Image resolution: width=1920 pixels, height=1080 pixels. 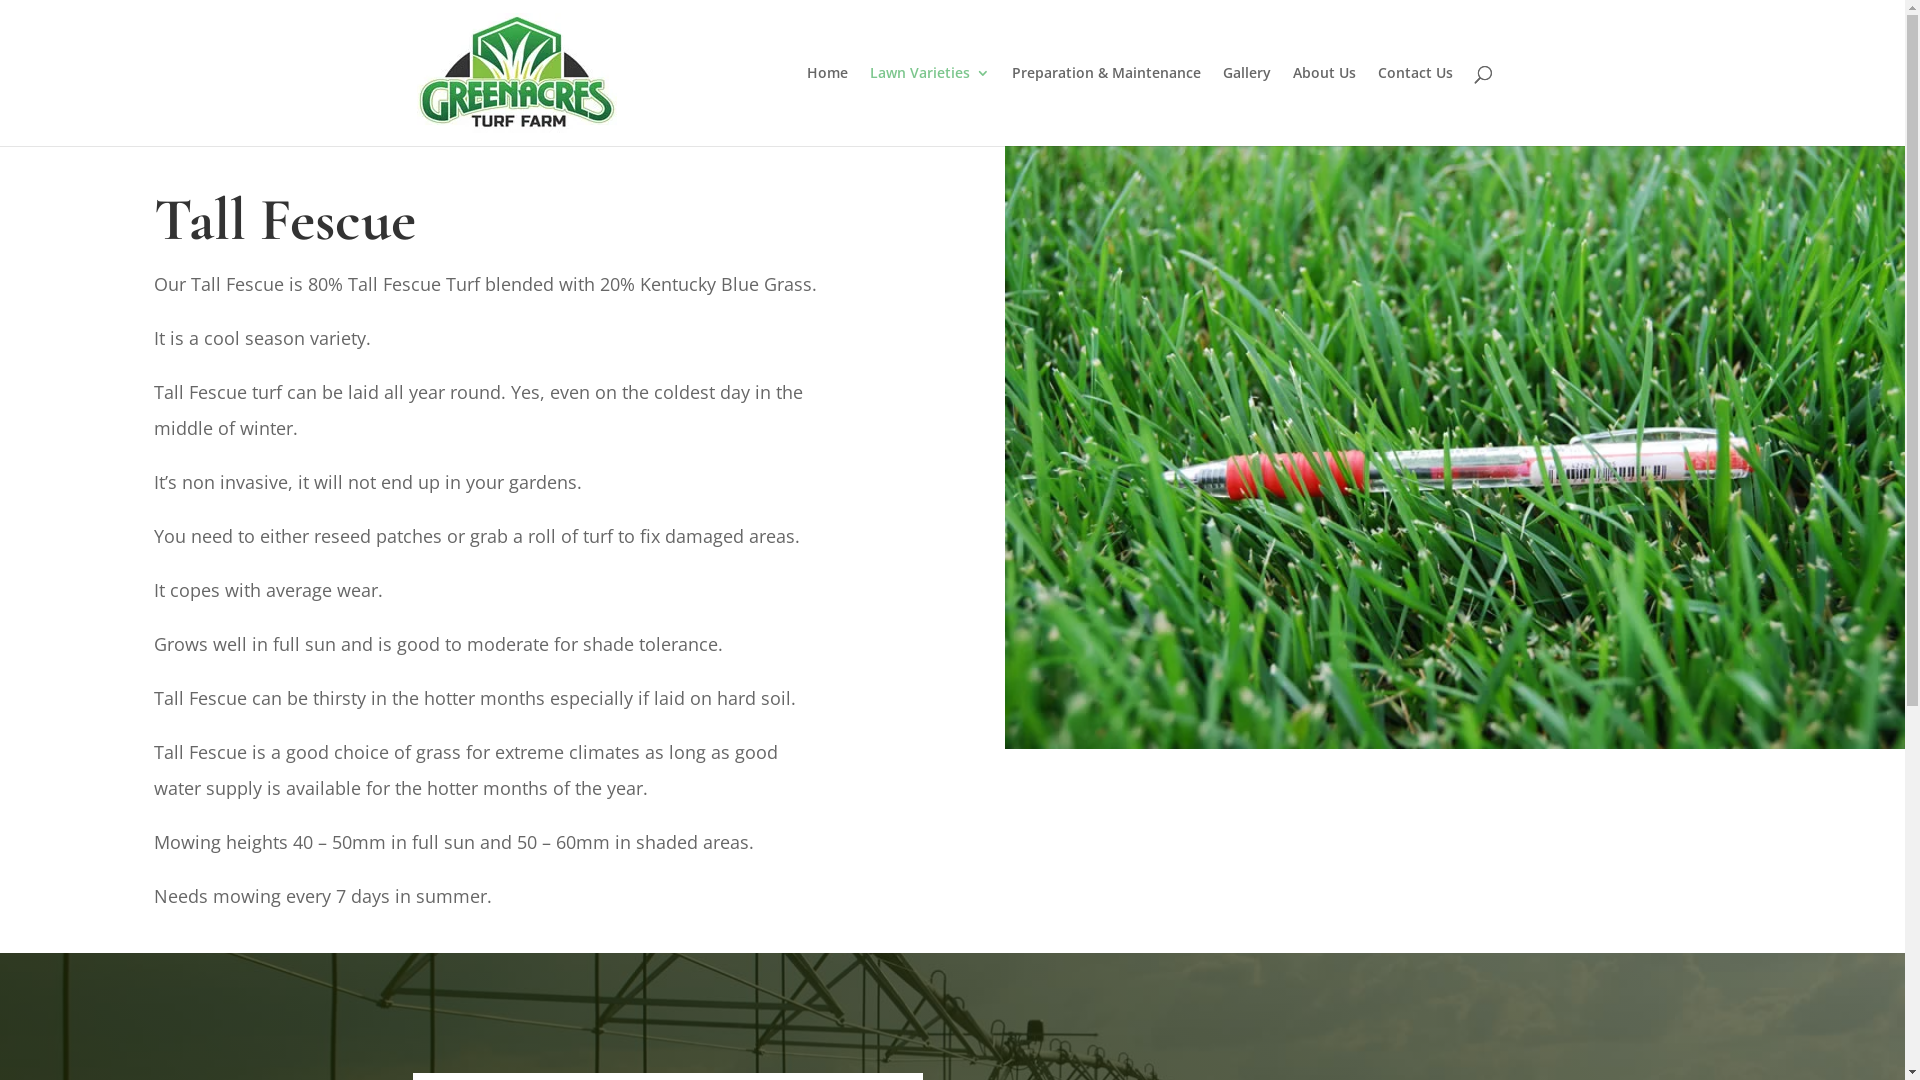 I want to click on 'Preparation & Maintenance', so click(x=1105, y=105).